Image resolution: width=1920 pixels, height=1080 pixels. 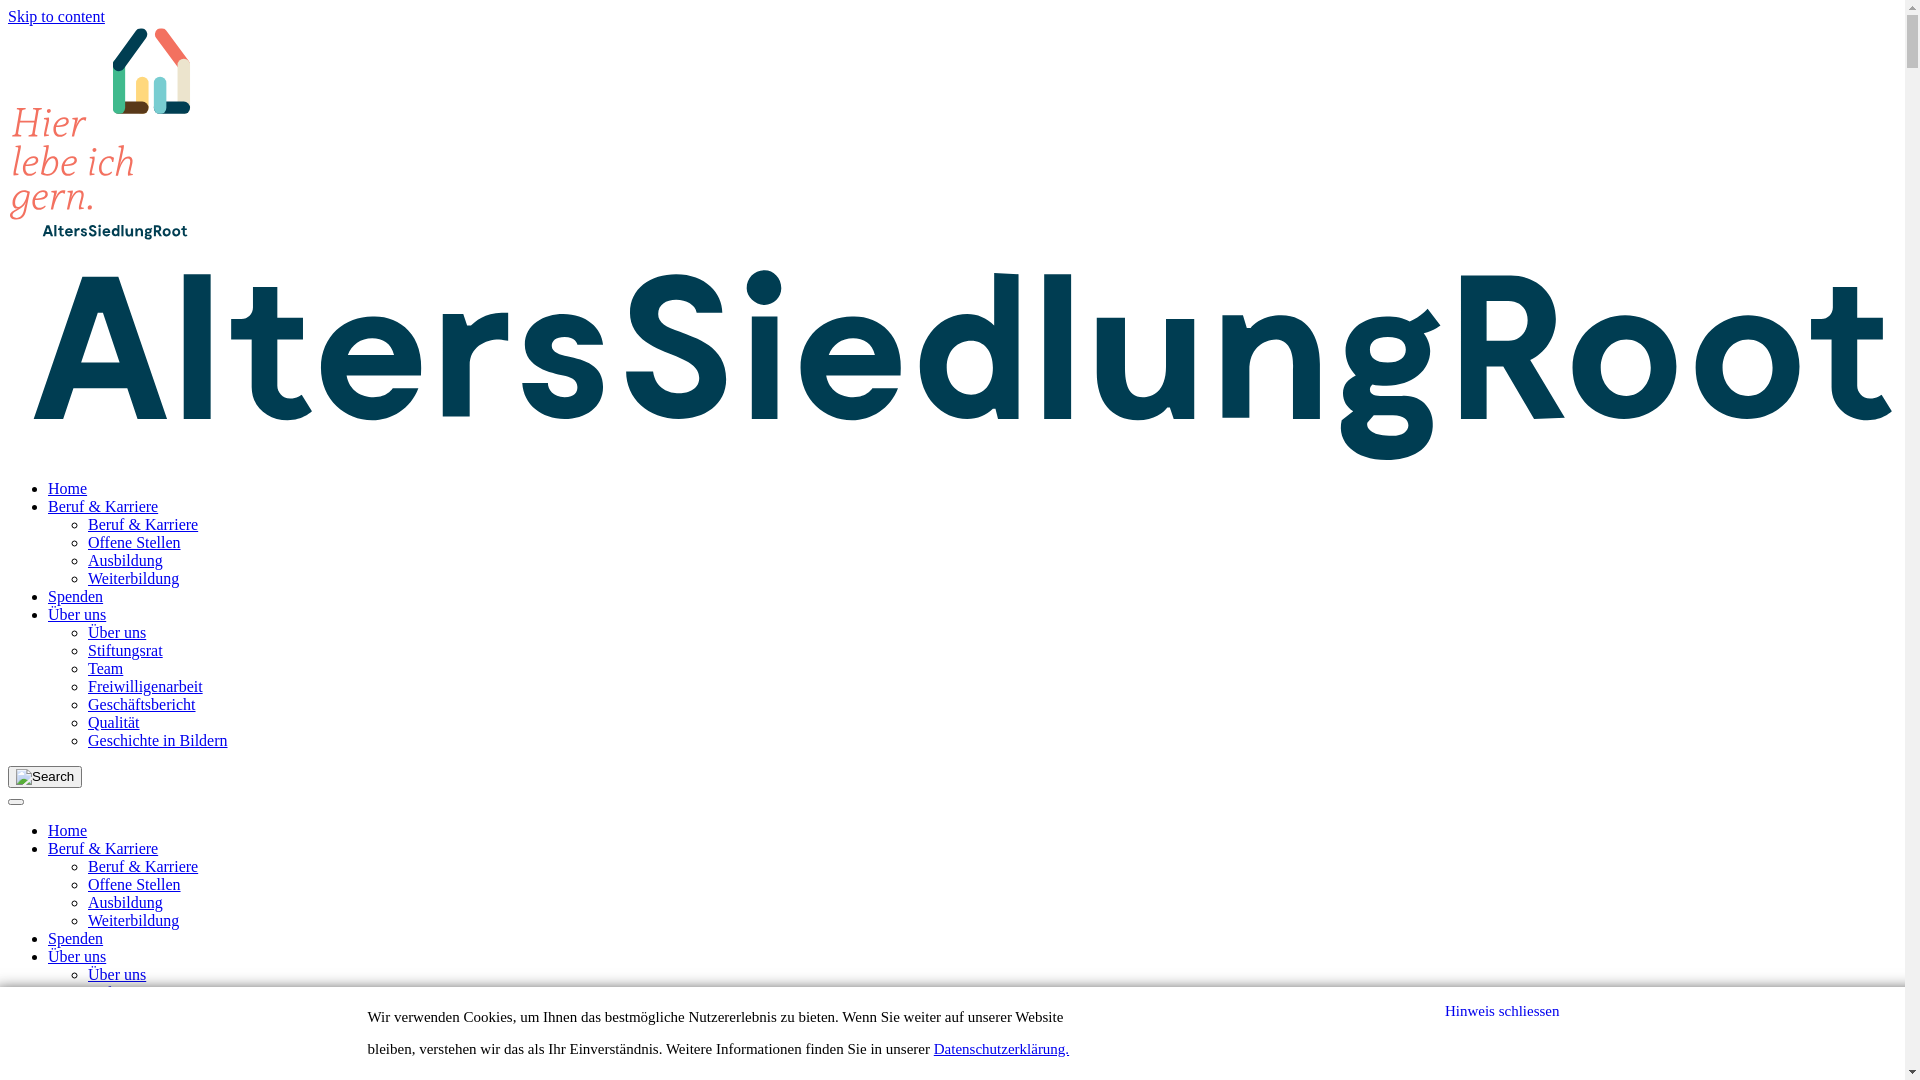 I want to click on 'Weiterbildung', so click(x=132, y=920).